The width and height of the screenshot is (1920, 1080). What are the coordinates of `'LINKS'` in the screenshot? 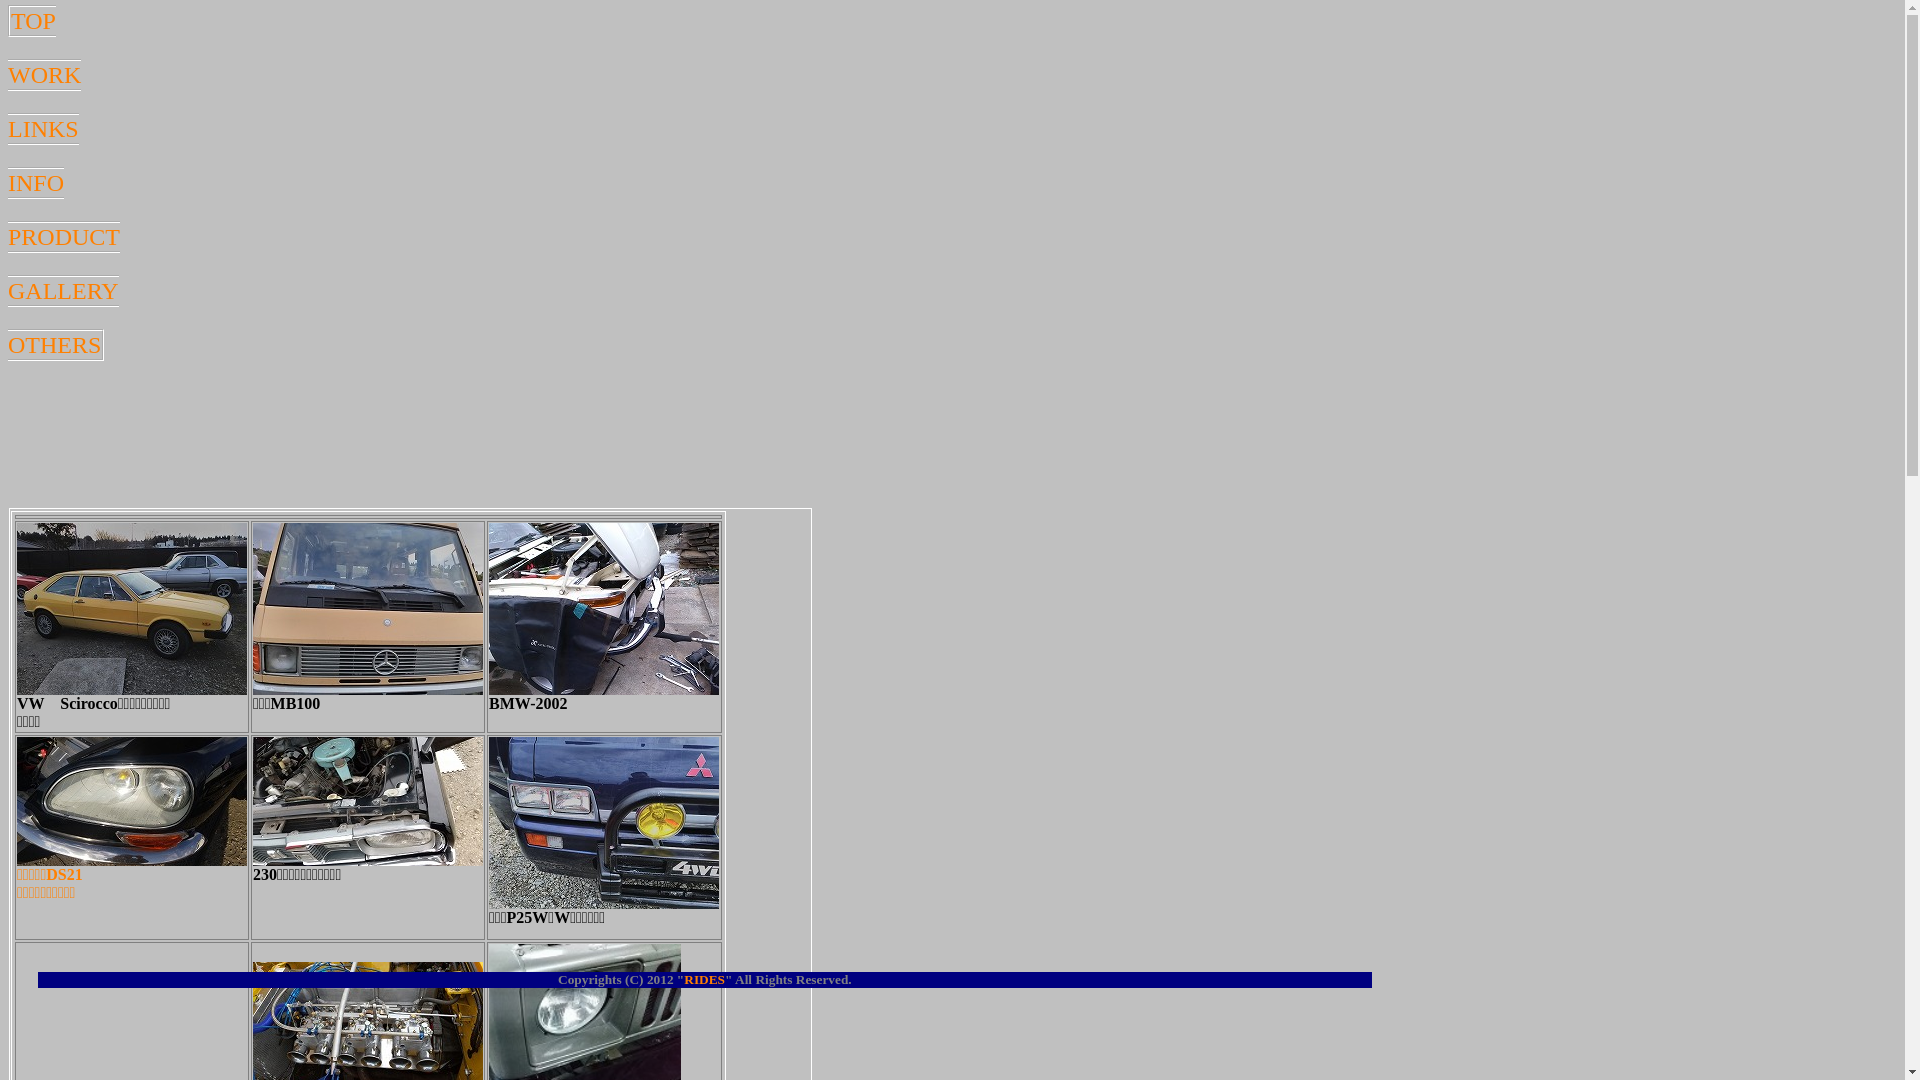 It's located at (43, 128).